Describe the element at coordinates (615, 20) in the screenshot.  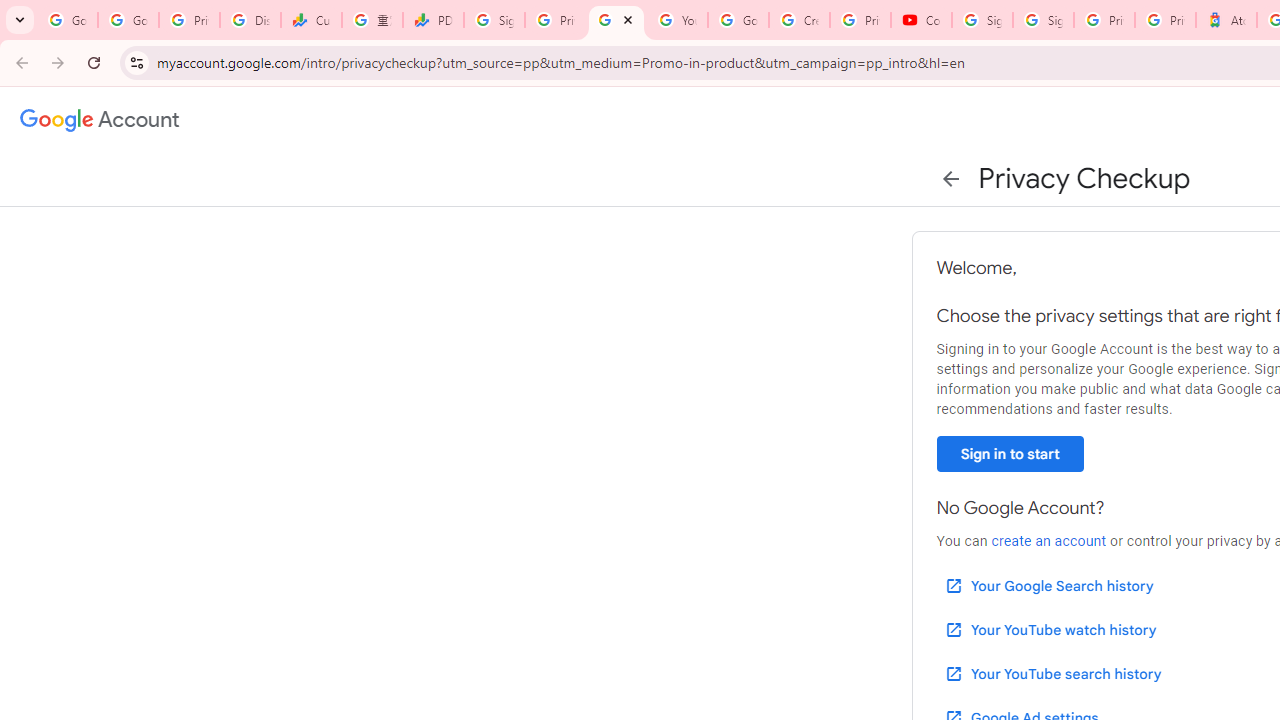
I see `'Privacy Checkup'` at that location.